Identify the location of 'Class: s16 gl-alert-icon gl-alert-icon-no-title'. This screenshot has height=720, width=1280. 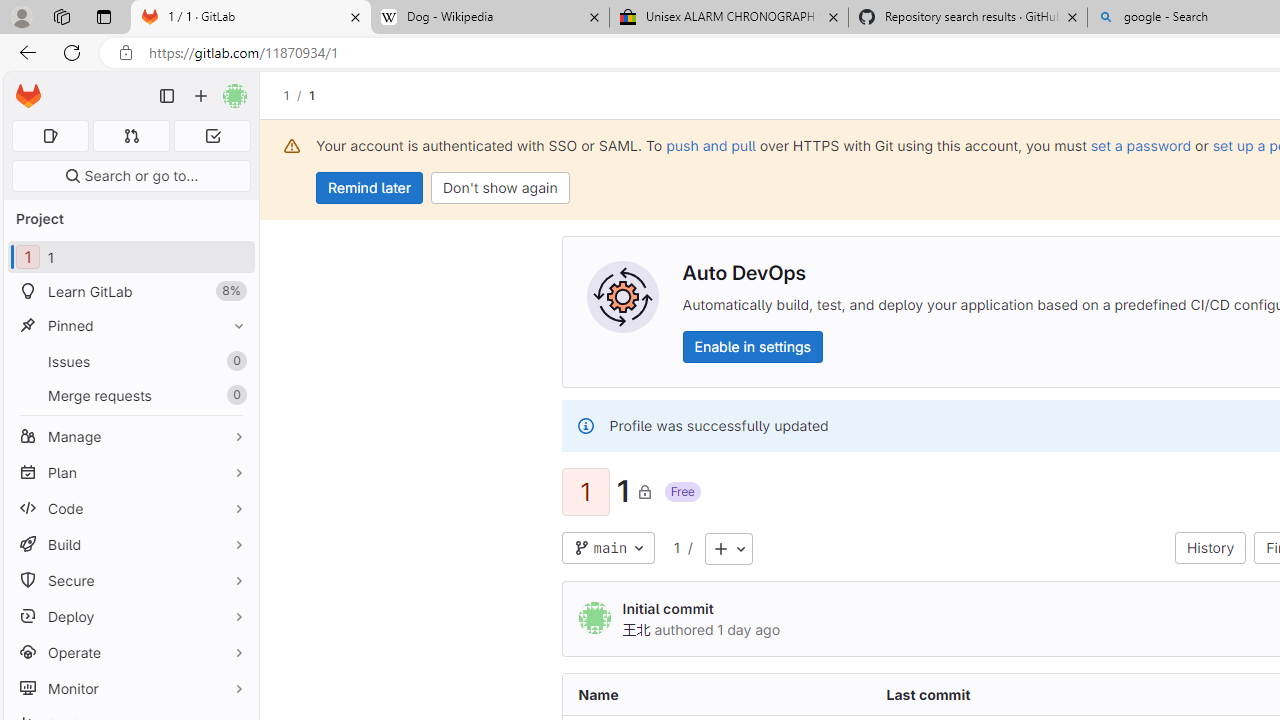
(584, 425).